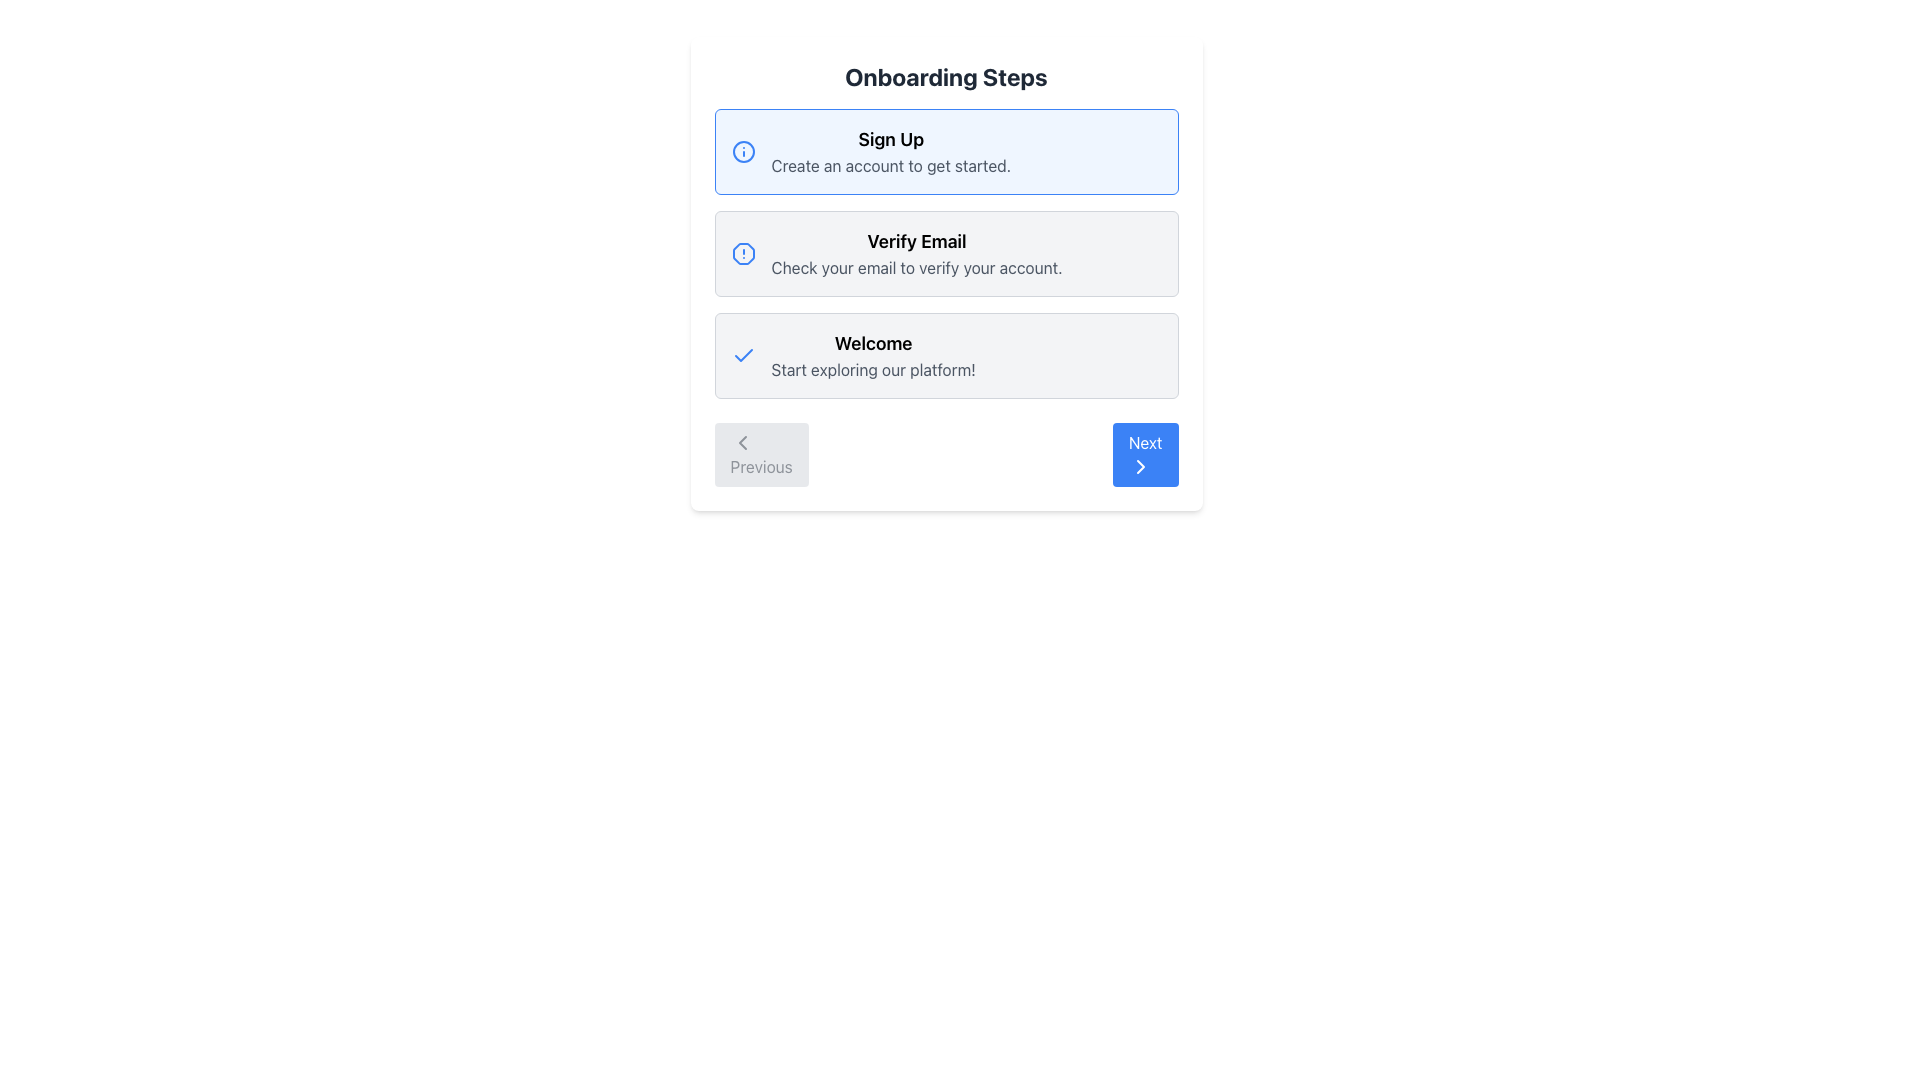 This screenshot has height=1080, width=1920. I want to click on the left-facing chevron icon inside the 'Previous' button, so click(741, 442).